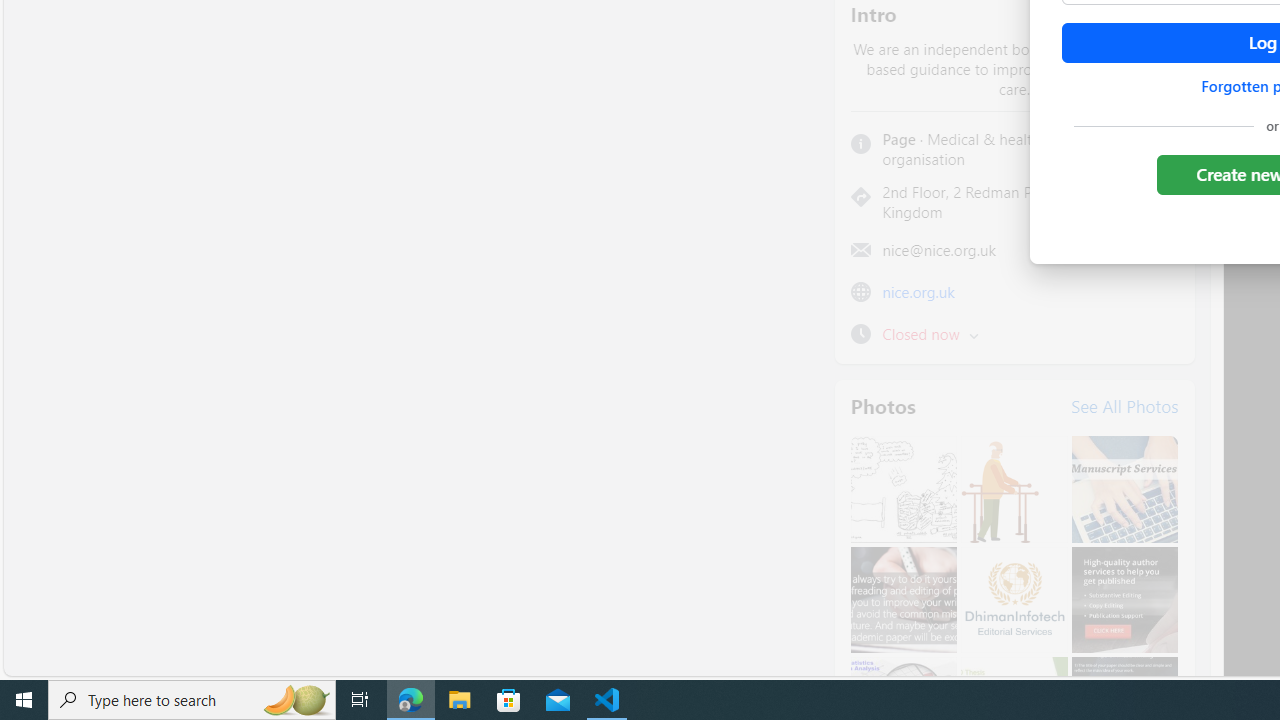 Image resolution: width=1280 pixels, height=720 pixels. What do you see at coordinates (410, 698) in the screenshot?
I see `'Microsoft Edge - 1 running window'` at bounding box center [410, 698].